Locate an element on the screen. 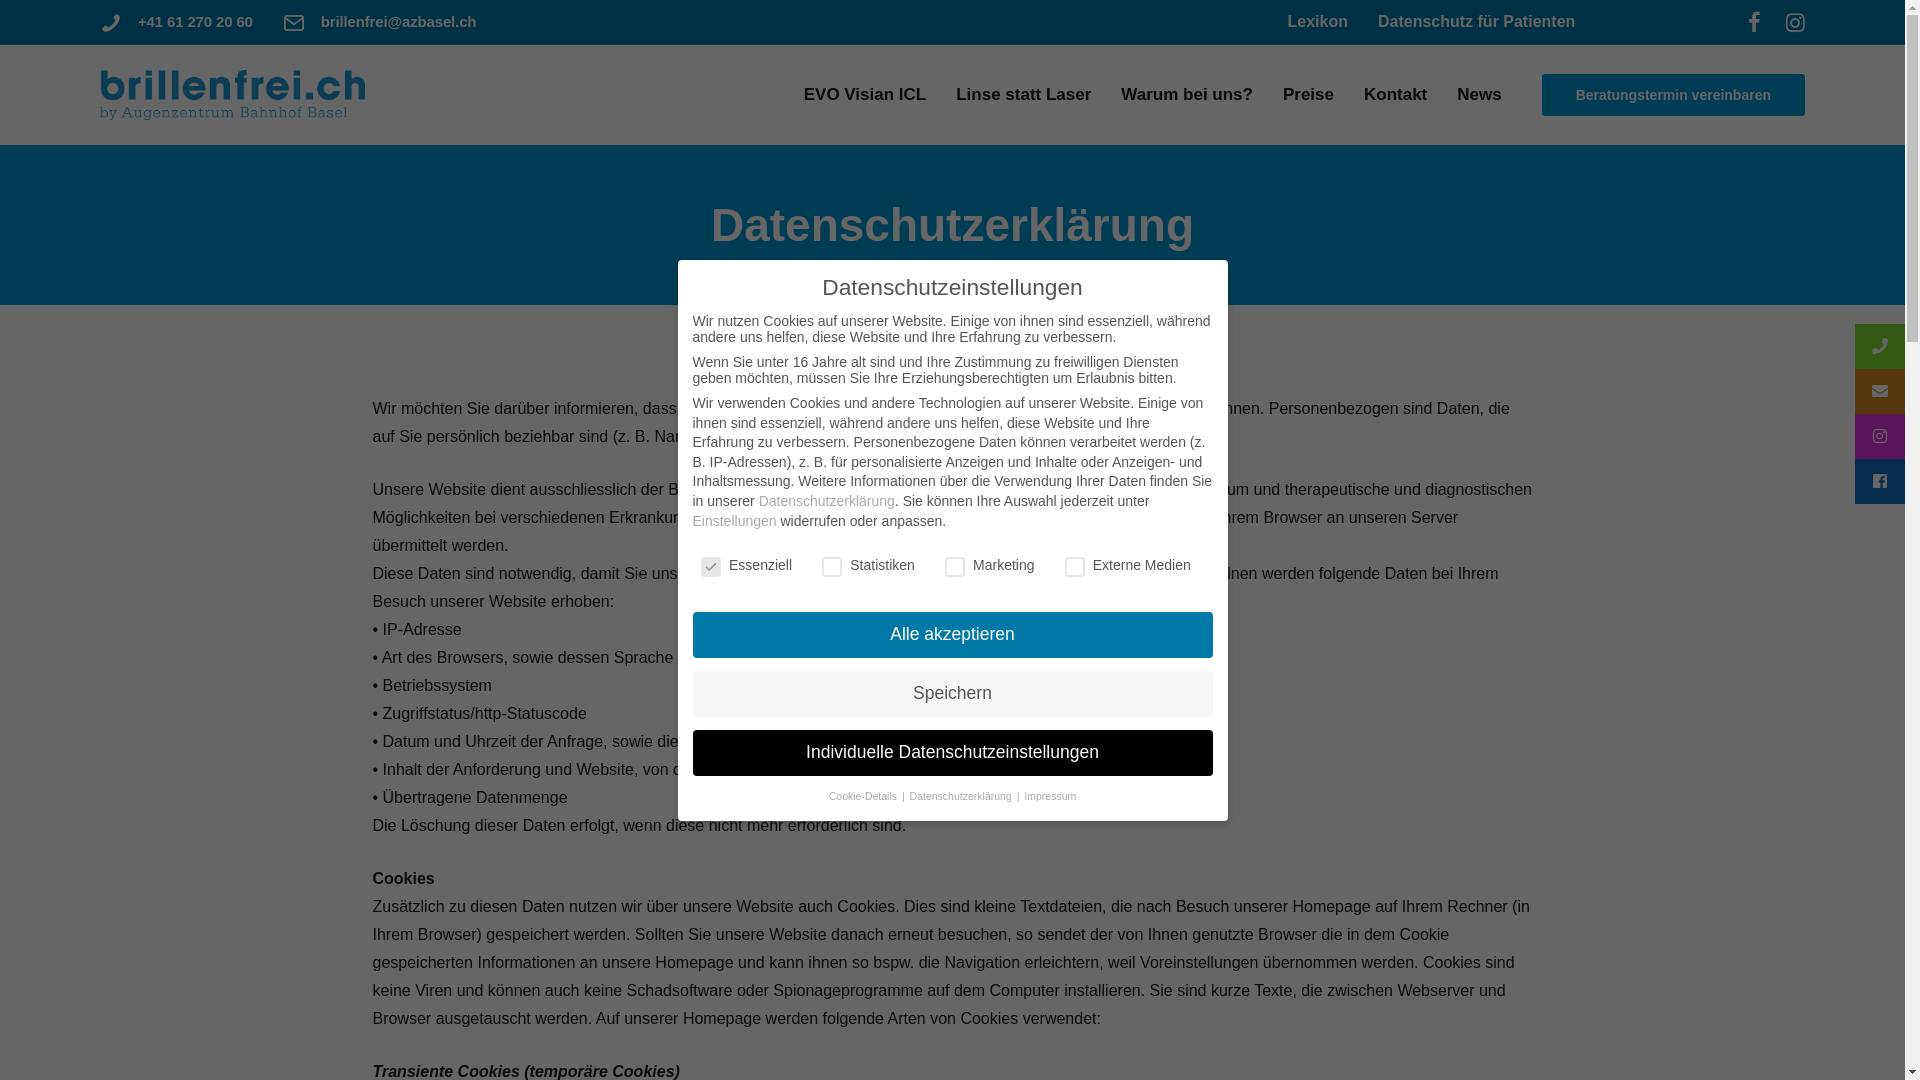  'Speichern' is located at coordinates (950, 693).